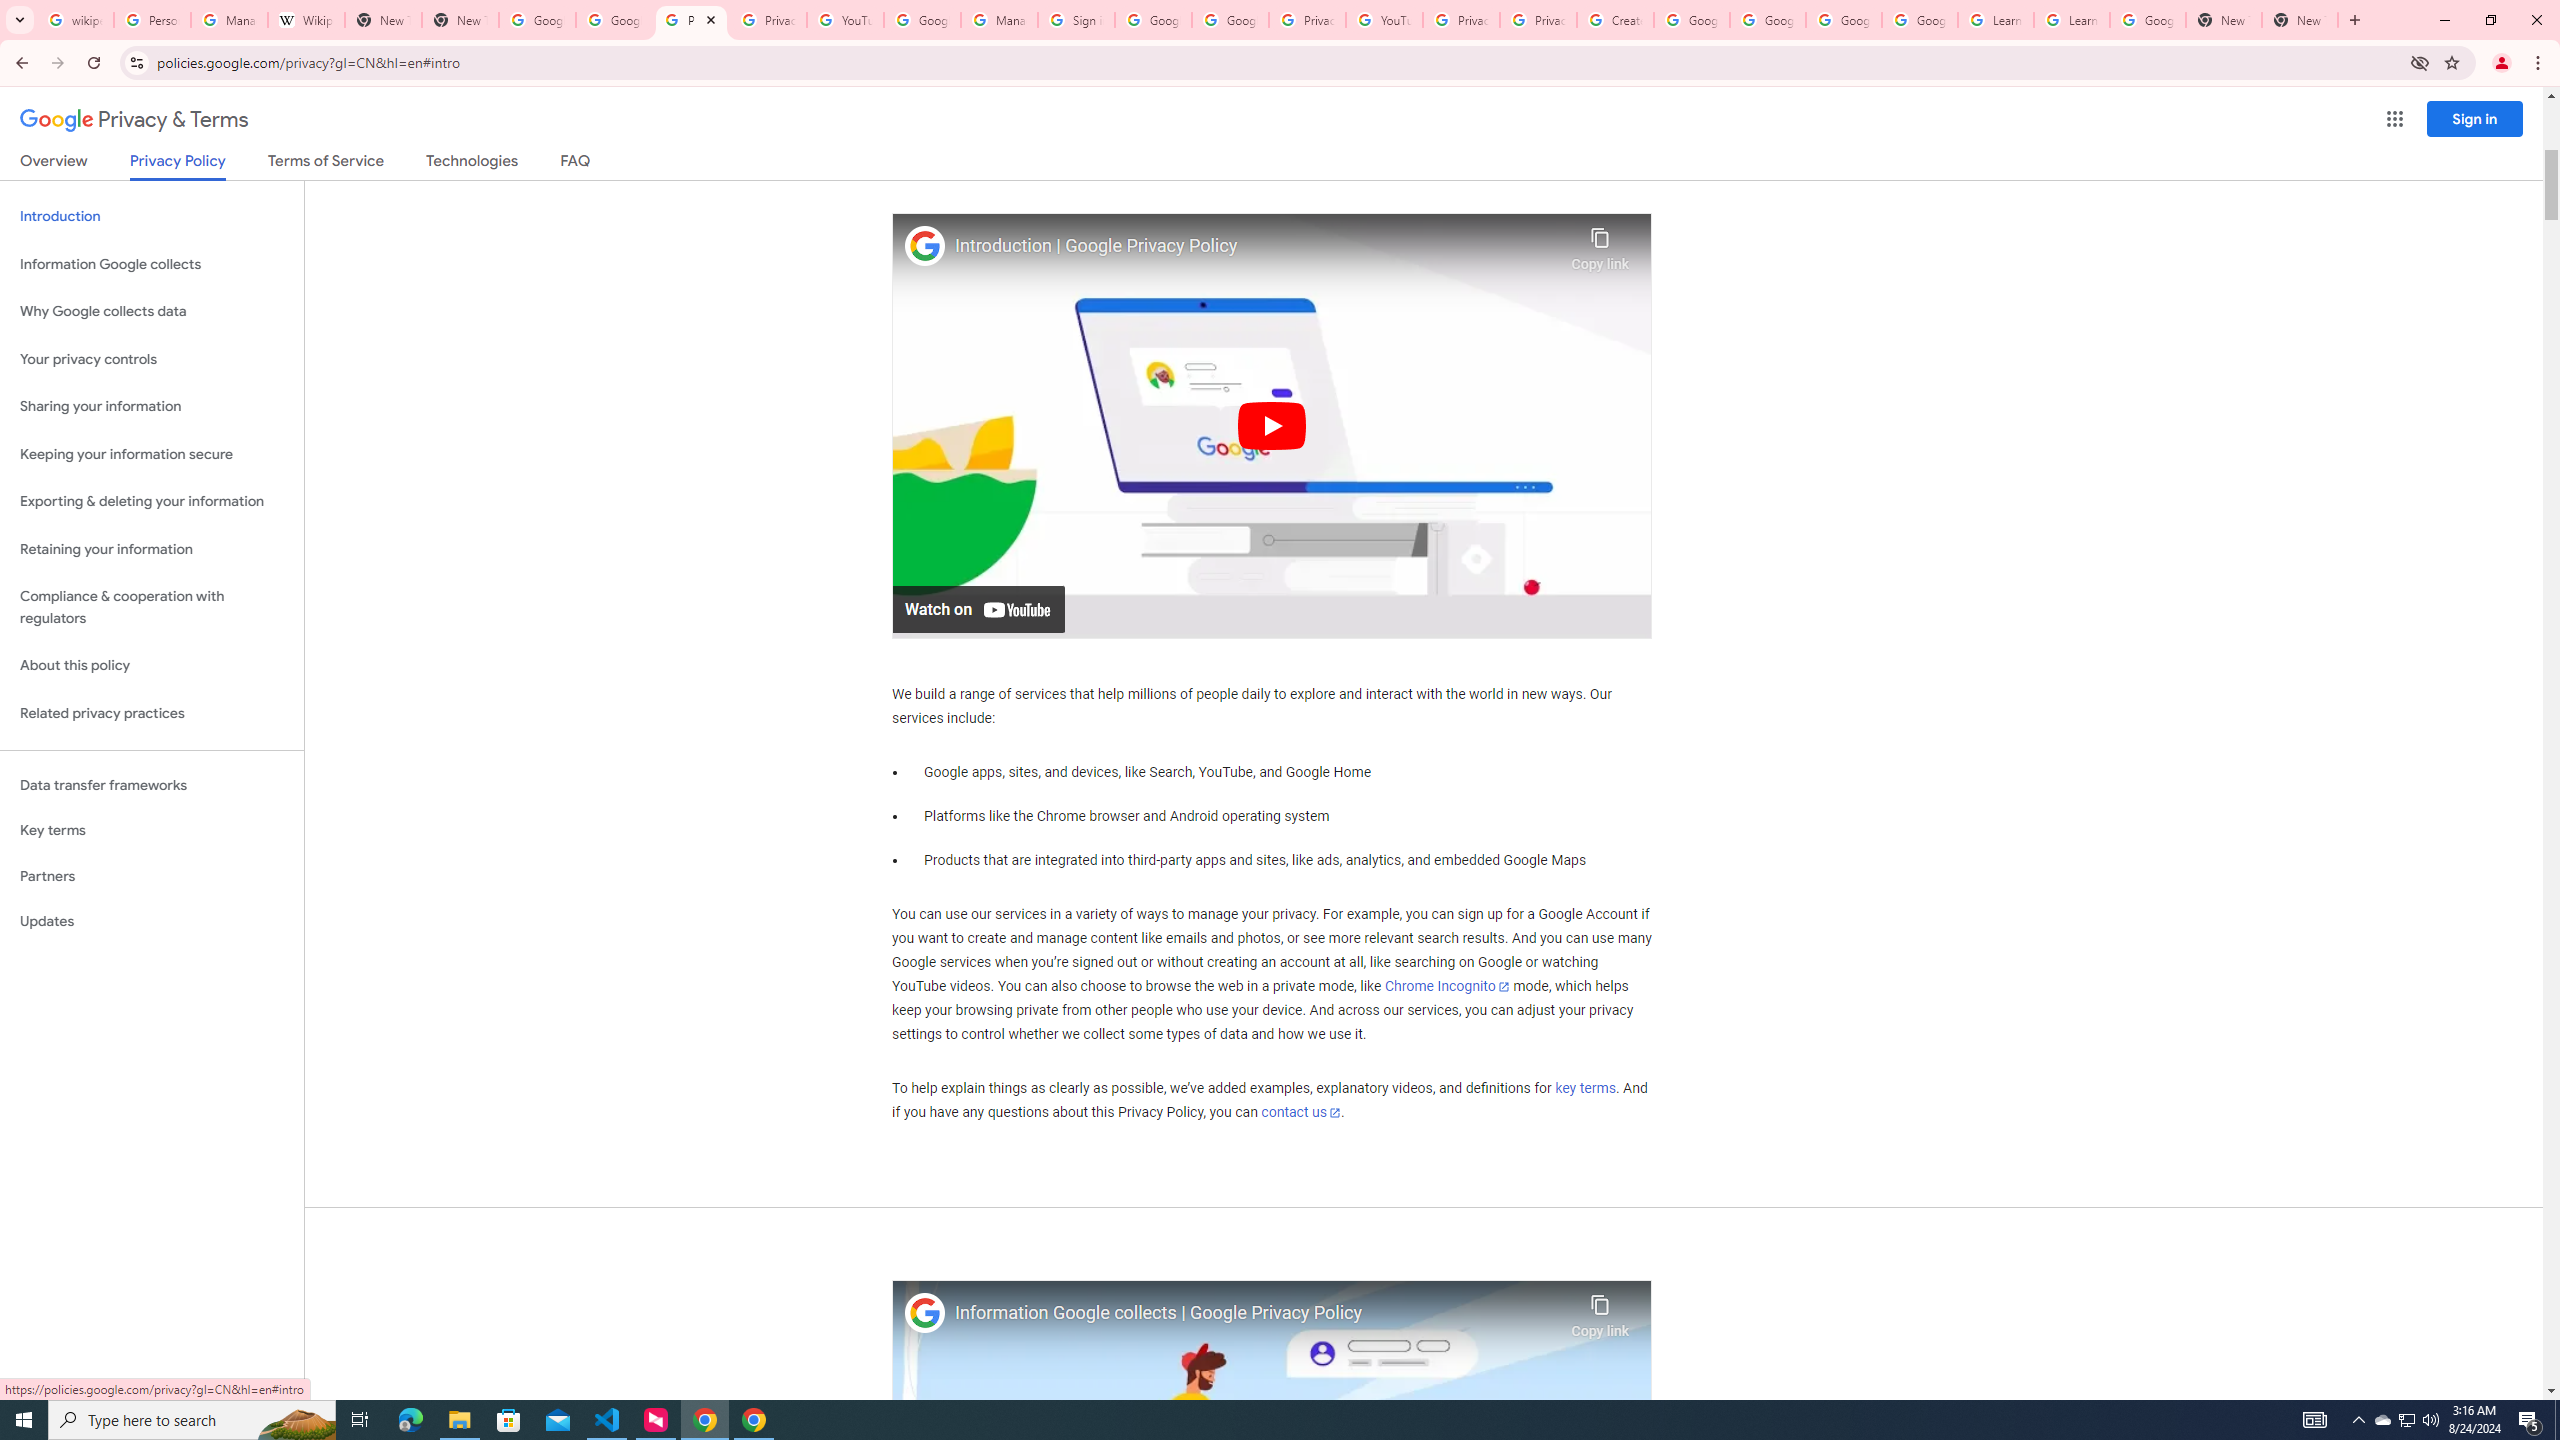 The image size is (2560, 1440). Describe the element at coordinates (151, 264) in the screenshot. I see `'Information Google collects'` at that location.